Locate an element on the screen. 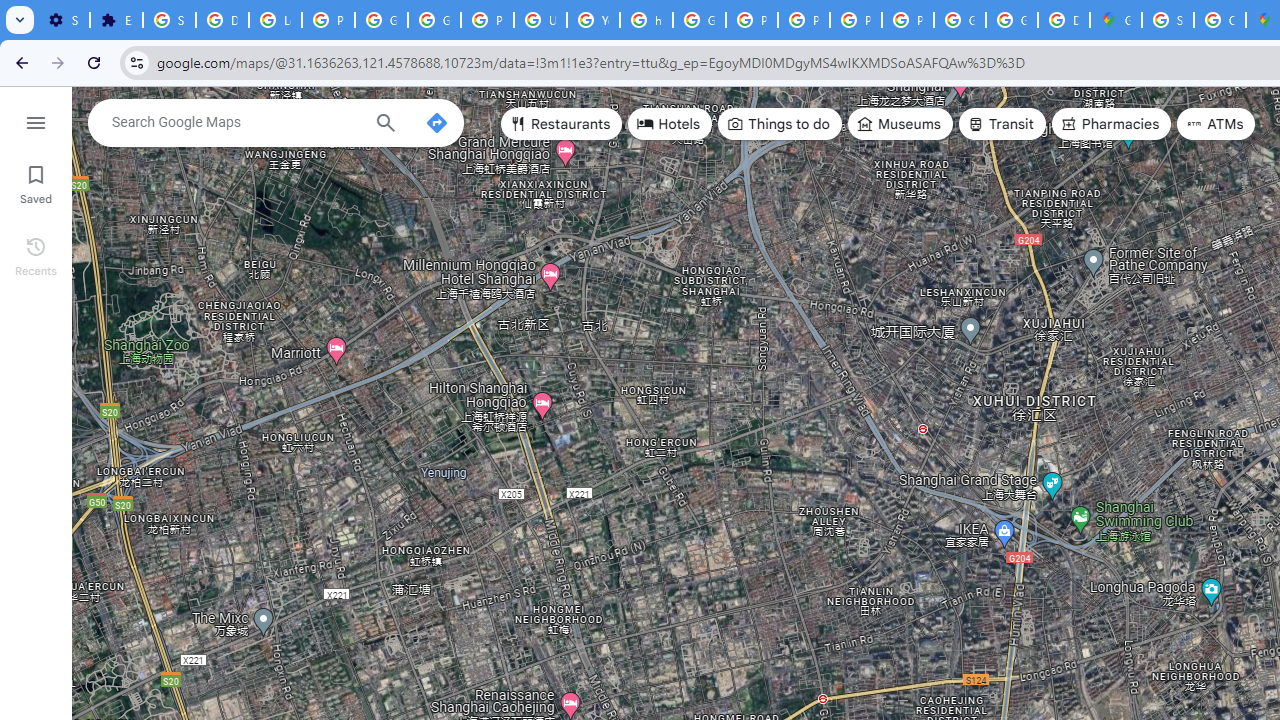 Image resolution: width=1280 pixels, height=720 pixels. 'Restaurants' is located at coordinates (560, 124).